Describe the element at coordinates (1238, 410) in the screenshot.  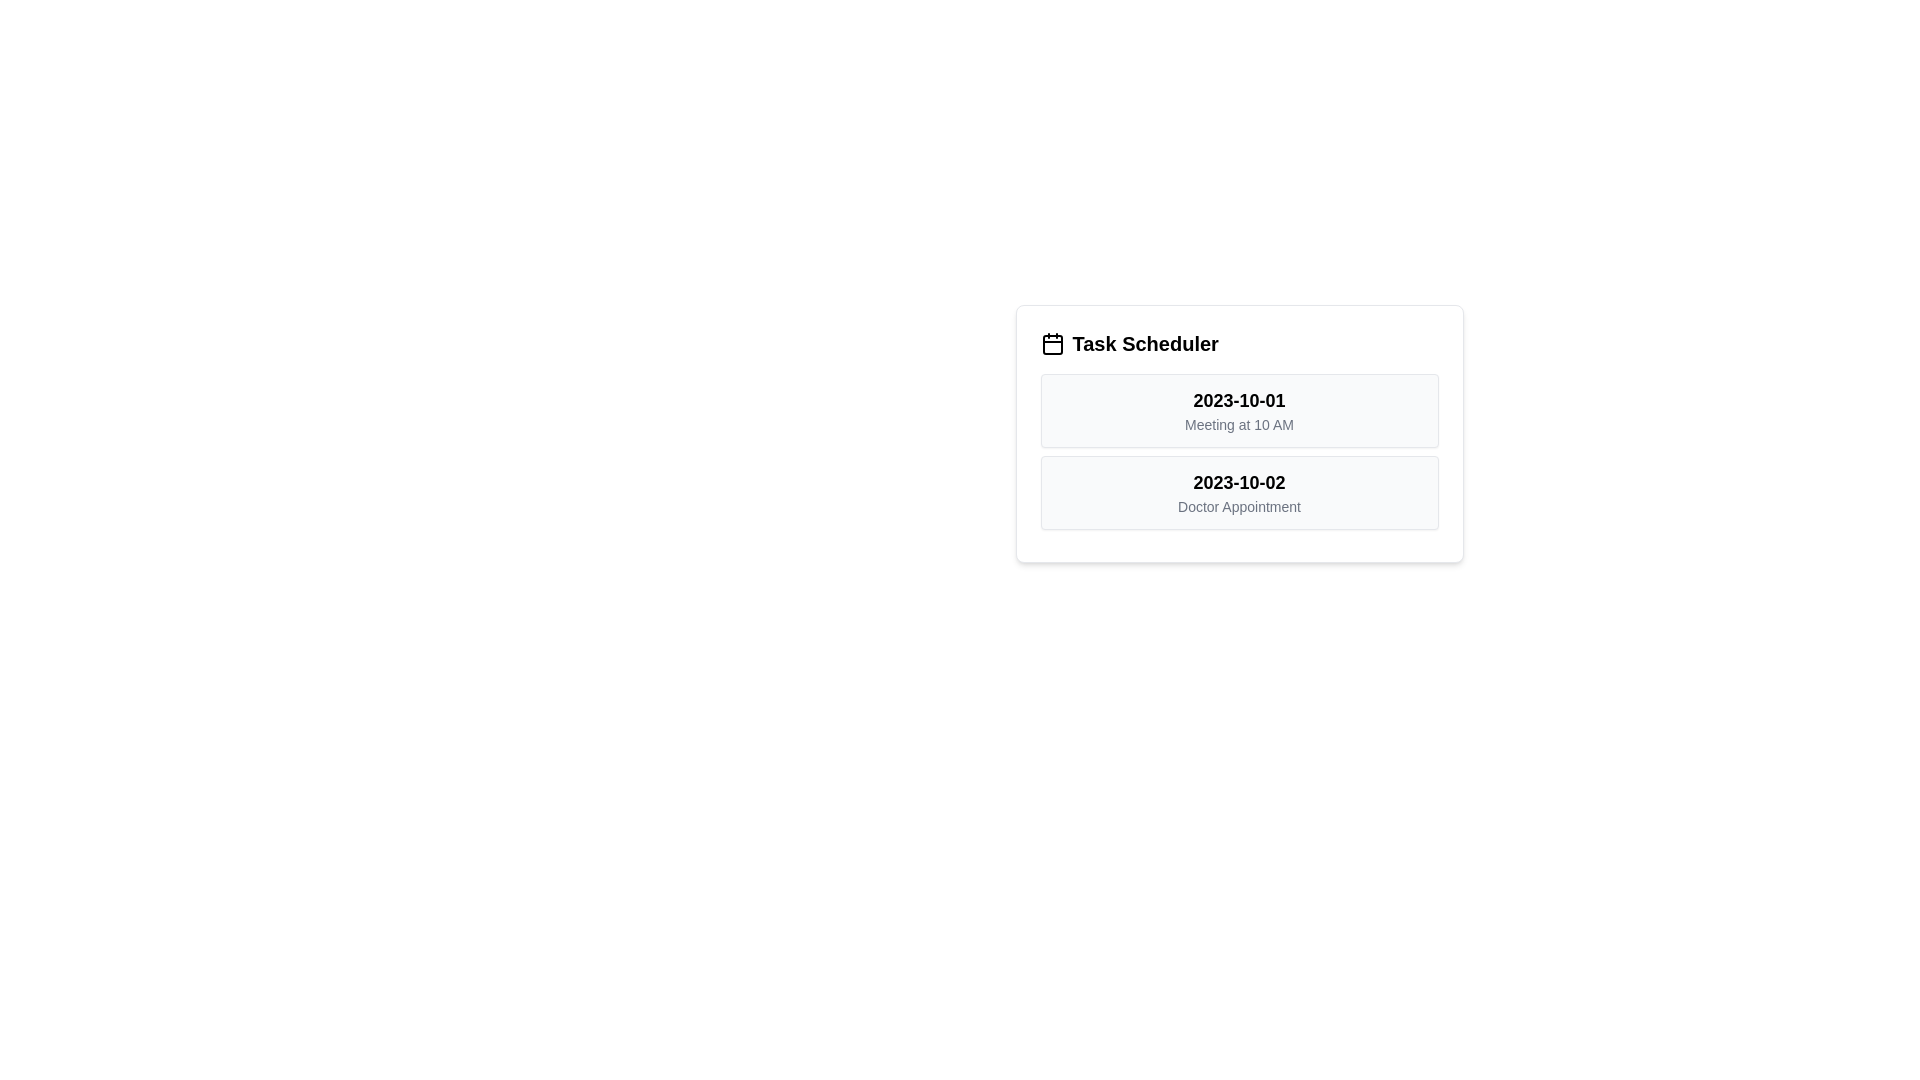
I see `the Event Card displaying the date '2023-10-01' and the text 'Meeting at 10 AM' for additional details` at that location.